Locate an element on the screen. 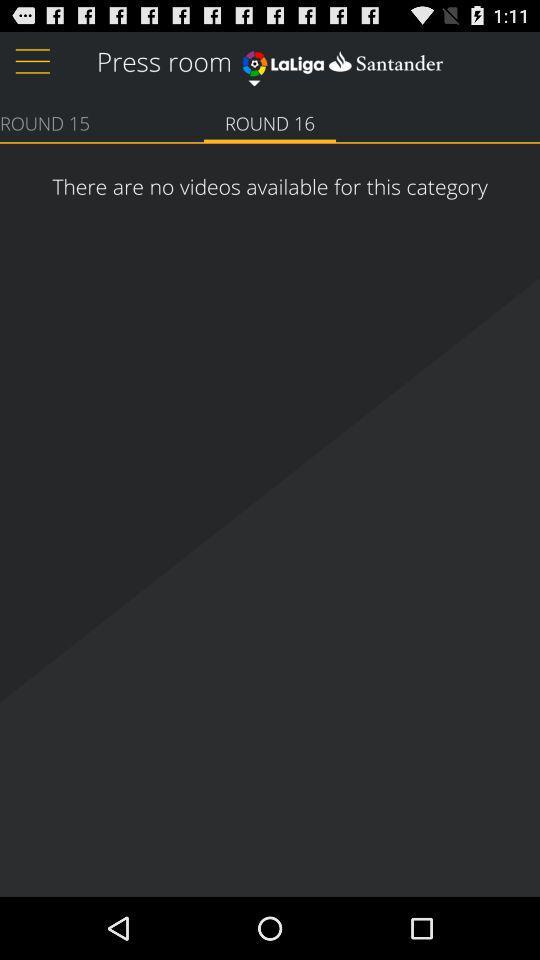  the round 15 icon is located at coordinates (44, 121).